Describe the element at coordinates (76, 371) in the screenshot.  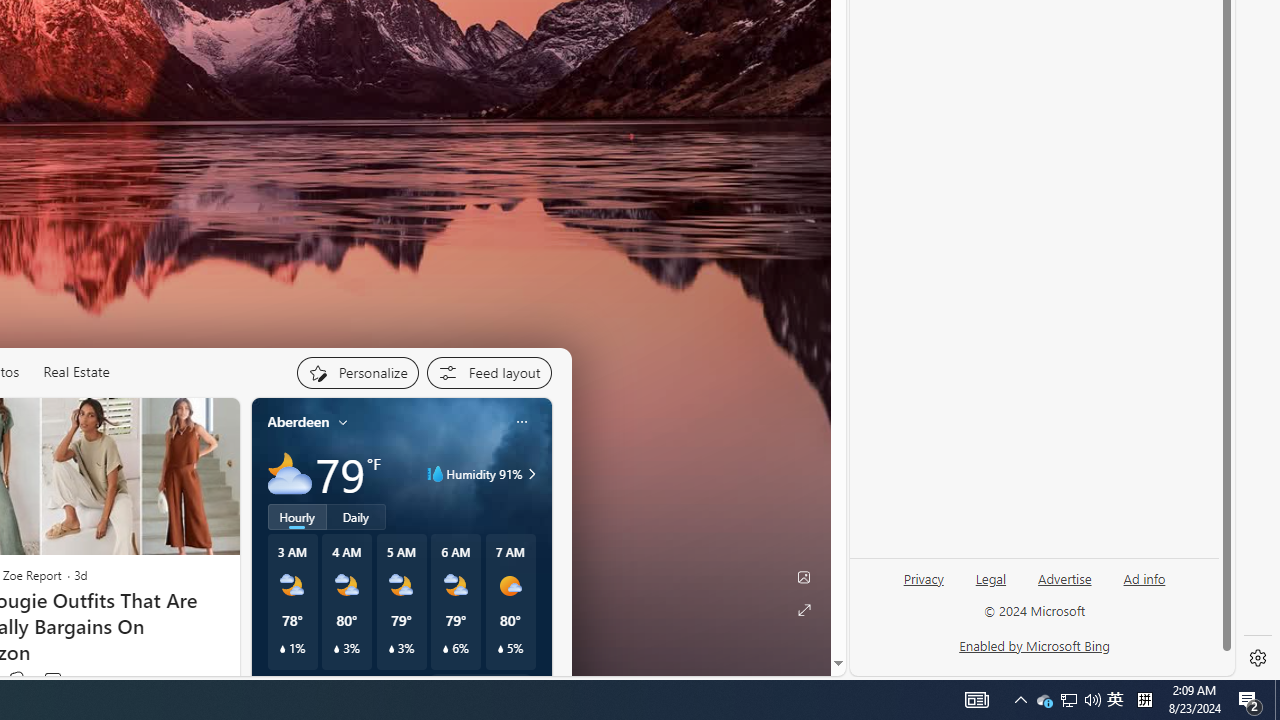
I see `'Real Estate'` at that location.